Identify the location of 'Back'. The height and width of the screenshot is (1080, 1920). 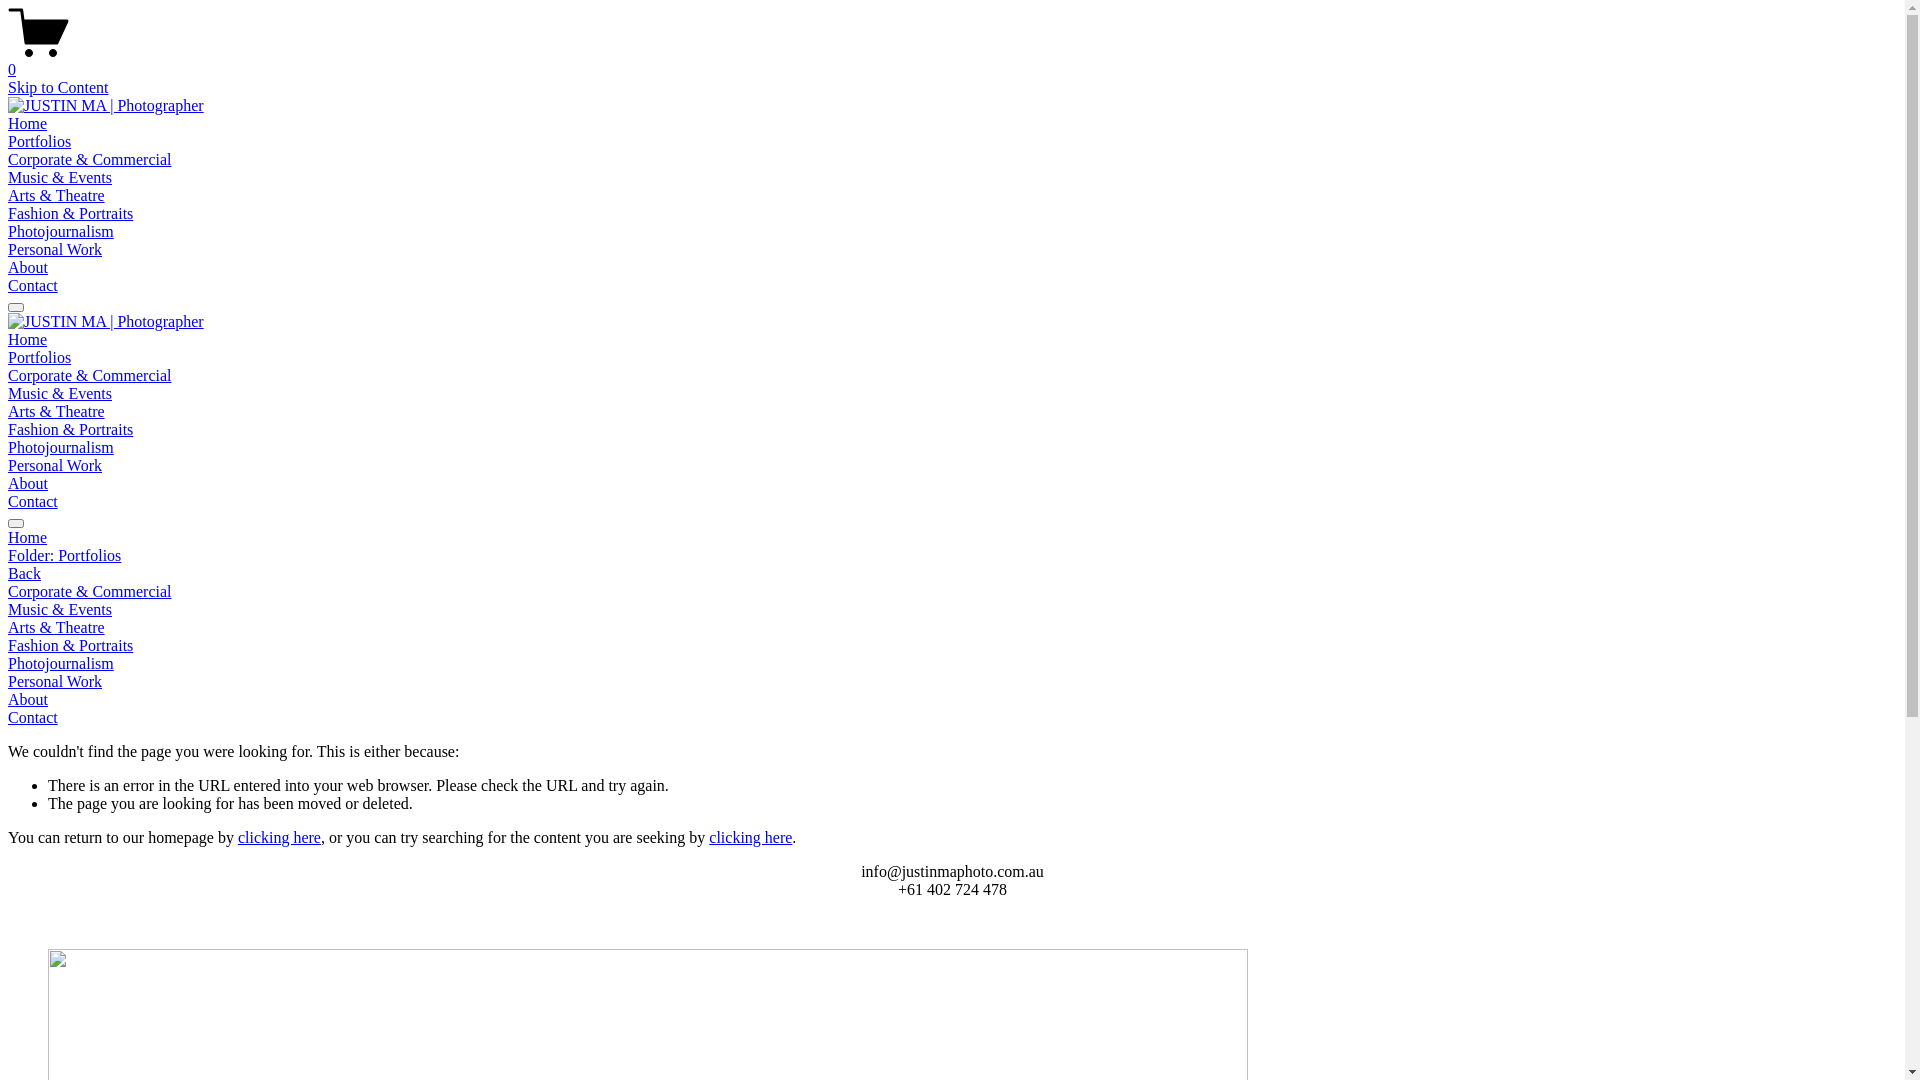
(24, 573).